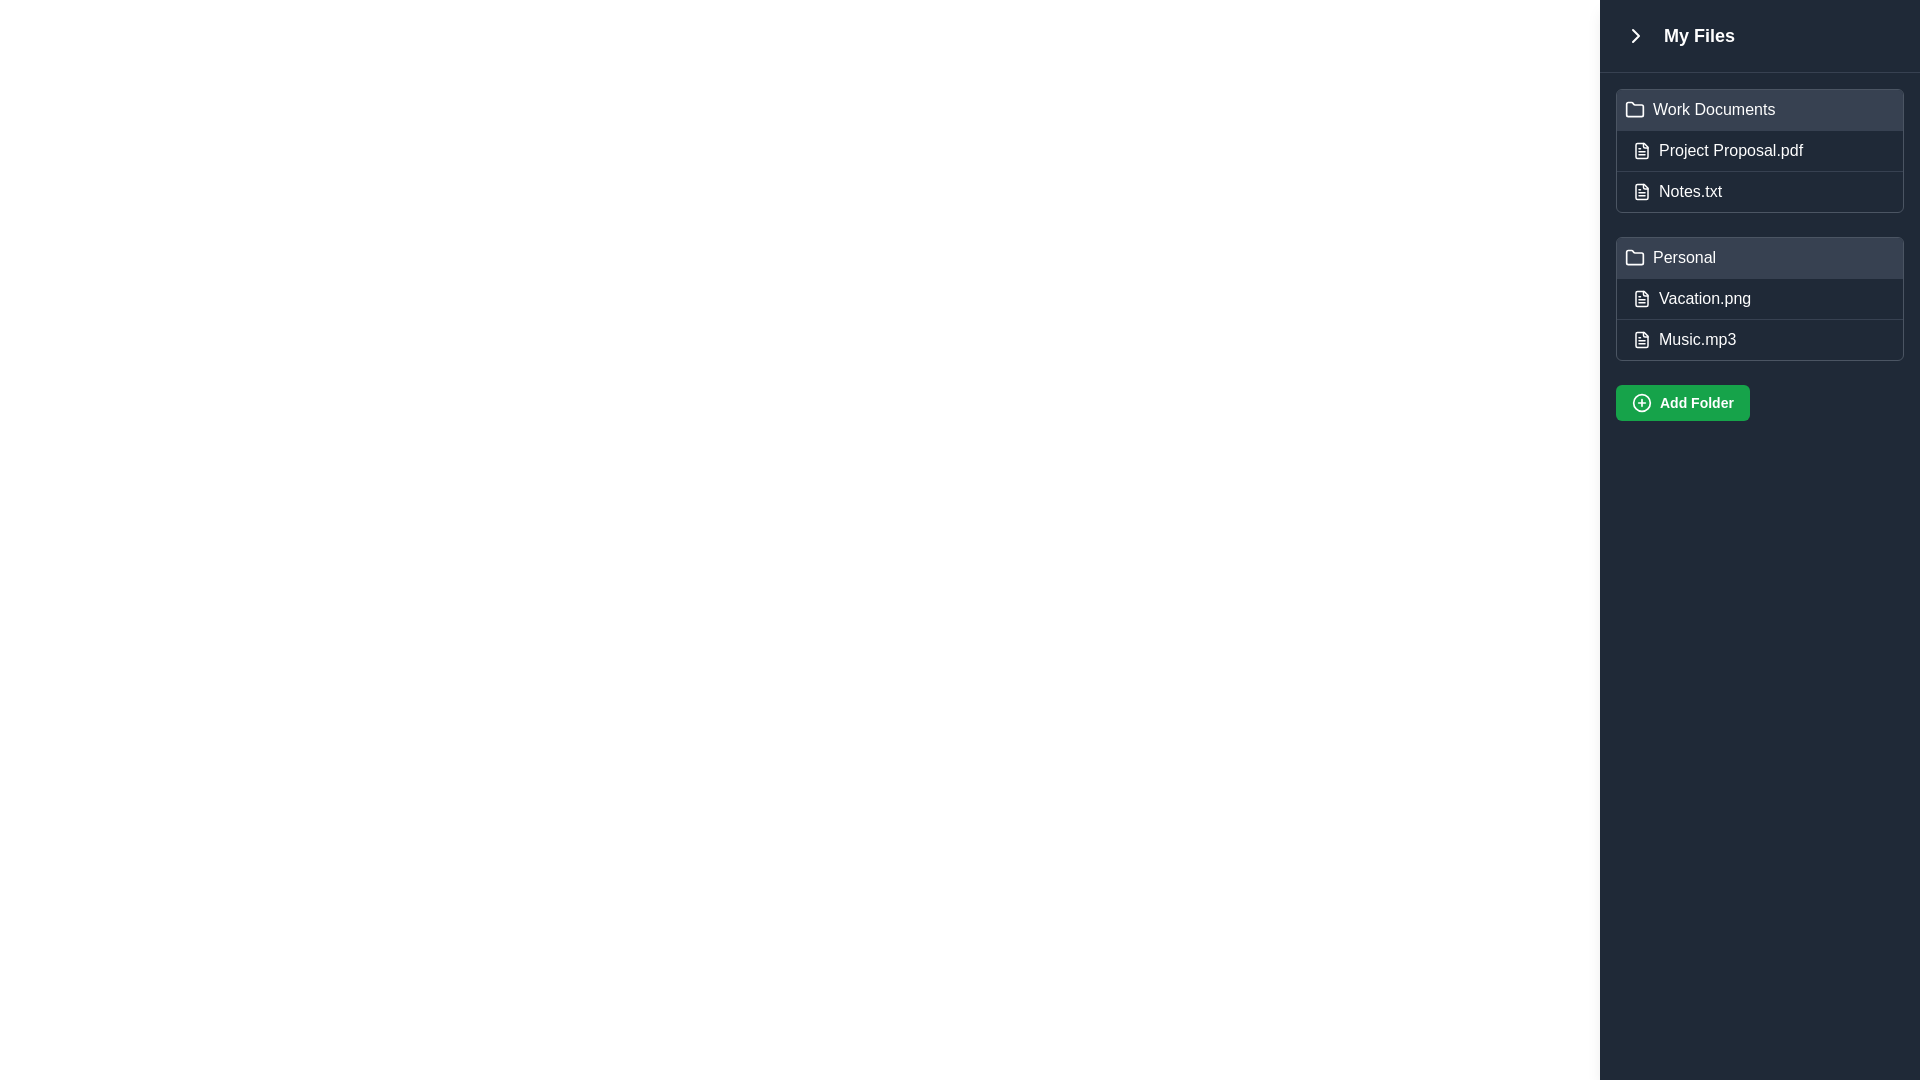 The image size is (1920, 1080). I want to click on the rightward-pointing chevron arrow icon located in the upper-left region of the user interface within the 'My Files' sidebar, so click(1636, 35).